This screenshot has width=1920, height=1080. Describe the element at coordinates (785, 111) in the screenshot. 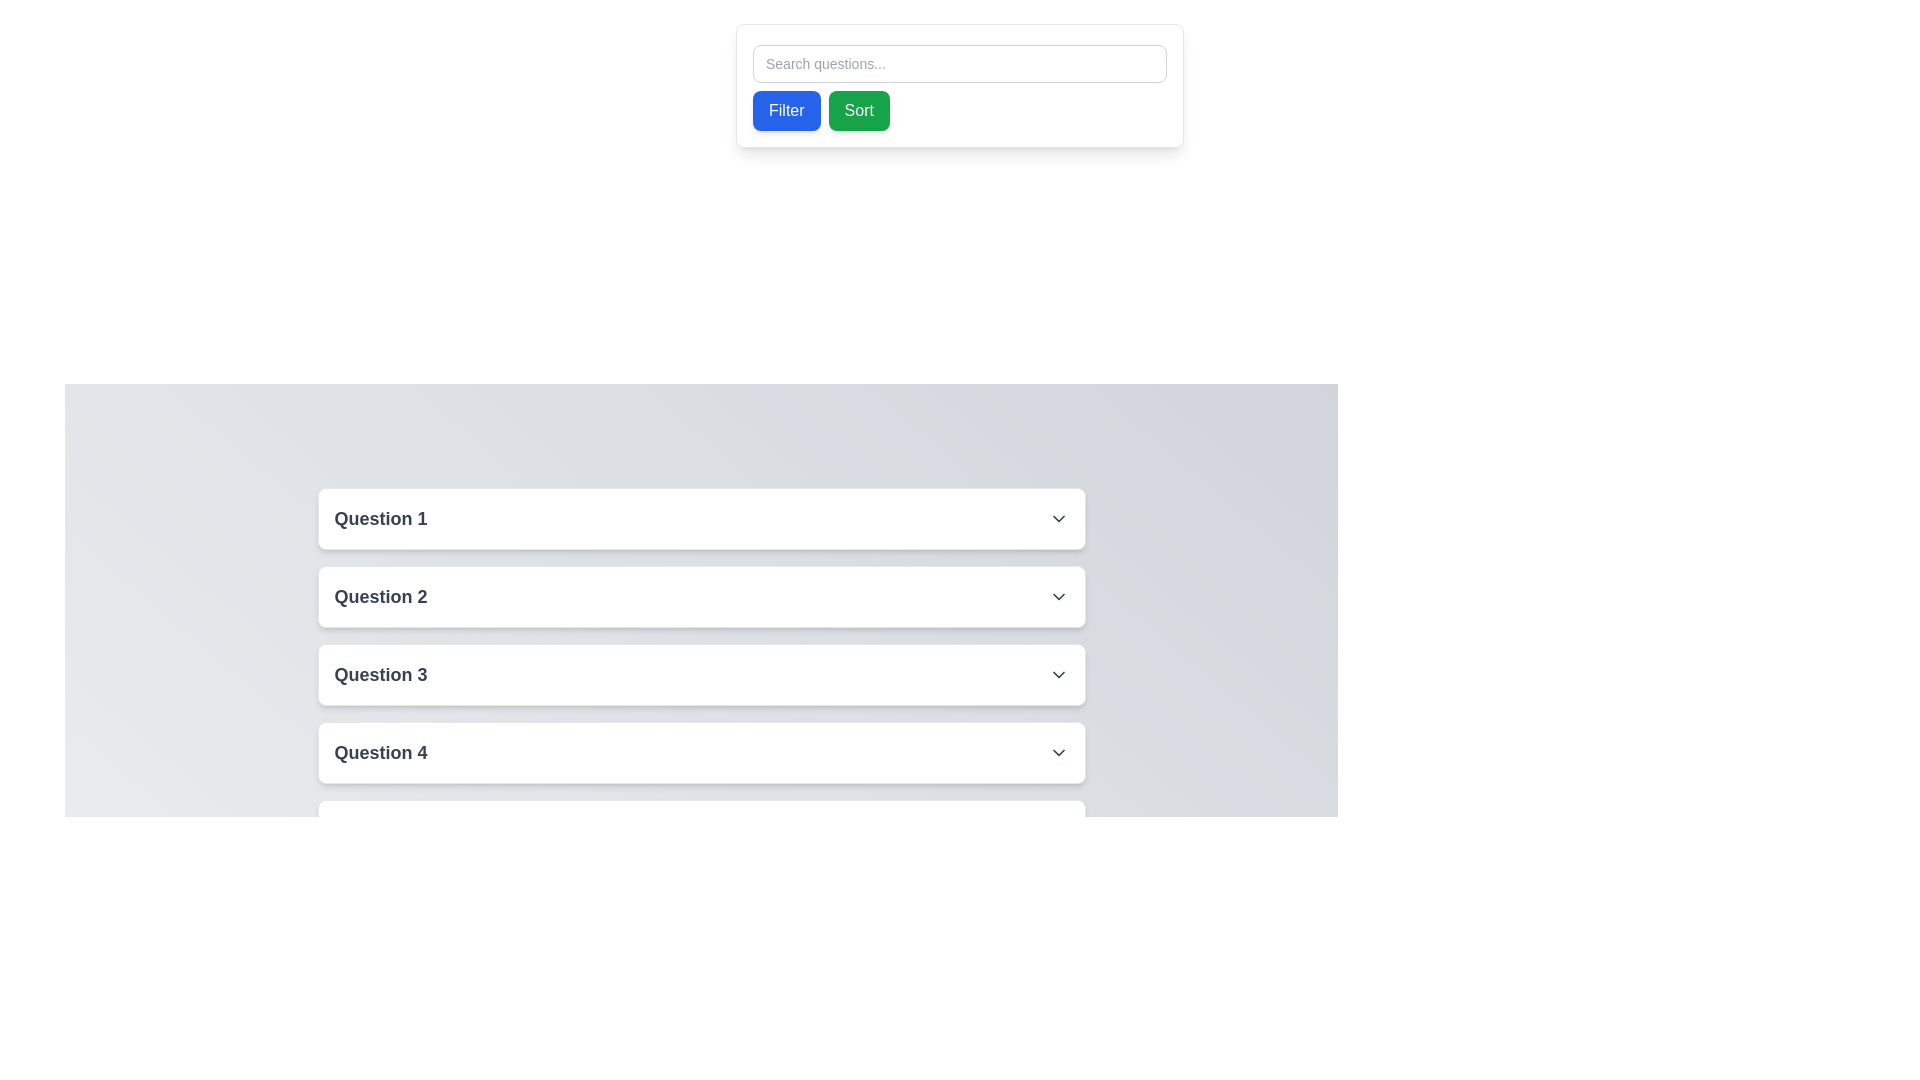

I see `the first button in the horizontal layout` at that location.